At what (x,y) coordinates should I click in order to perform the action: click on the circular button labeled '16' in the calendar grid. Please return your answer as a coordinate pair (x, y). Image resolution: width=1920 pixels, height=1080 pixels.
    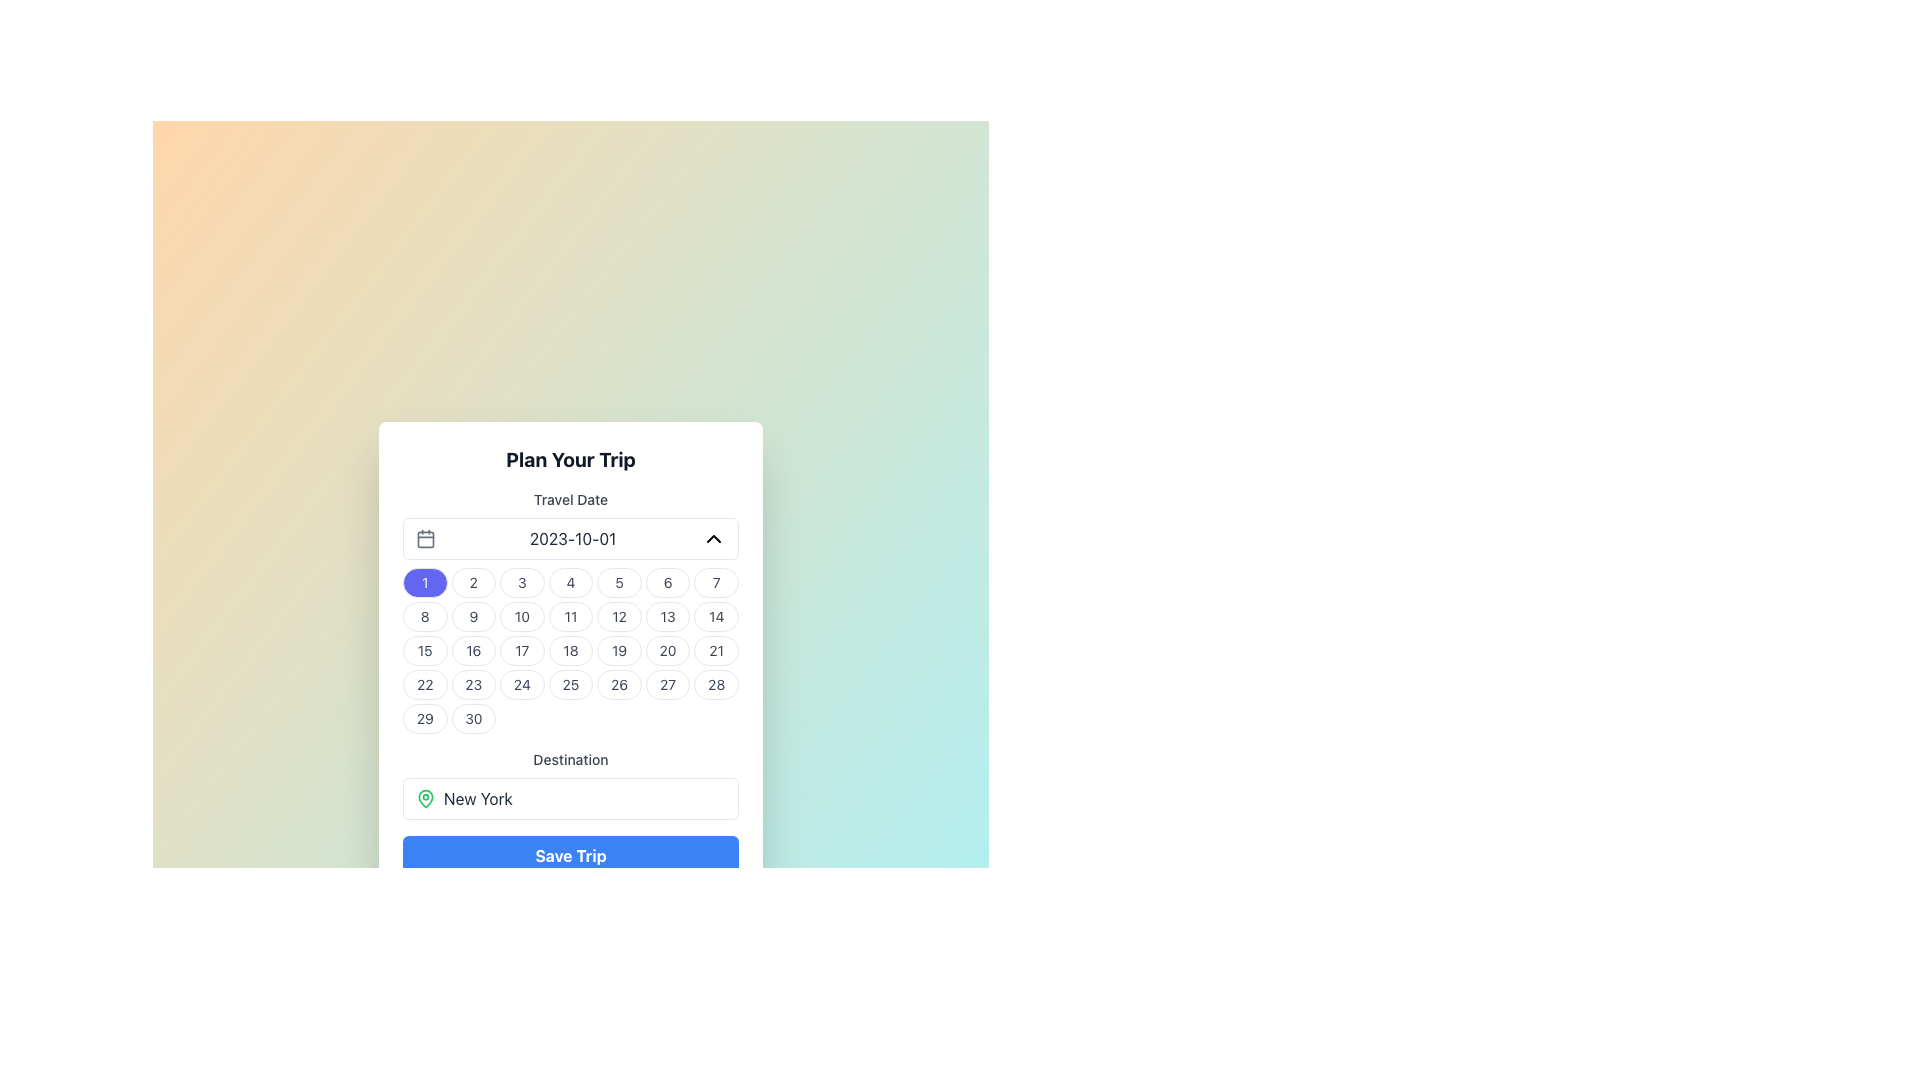
    Looking at the image, I should click on (472, 651).